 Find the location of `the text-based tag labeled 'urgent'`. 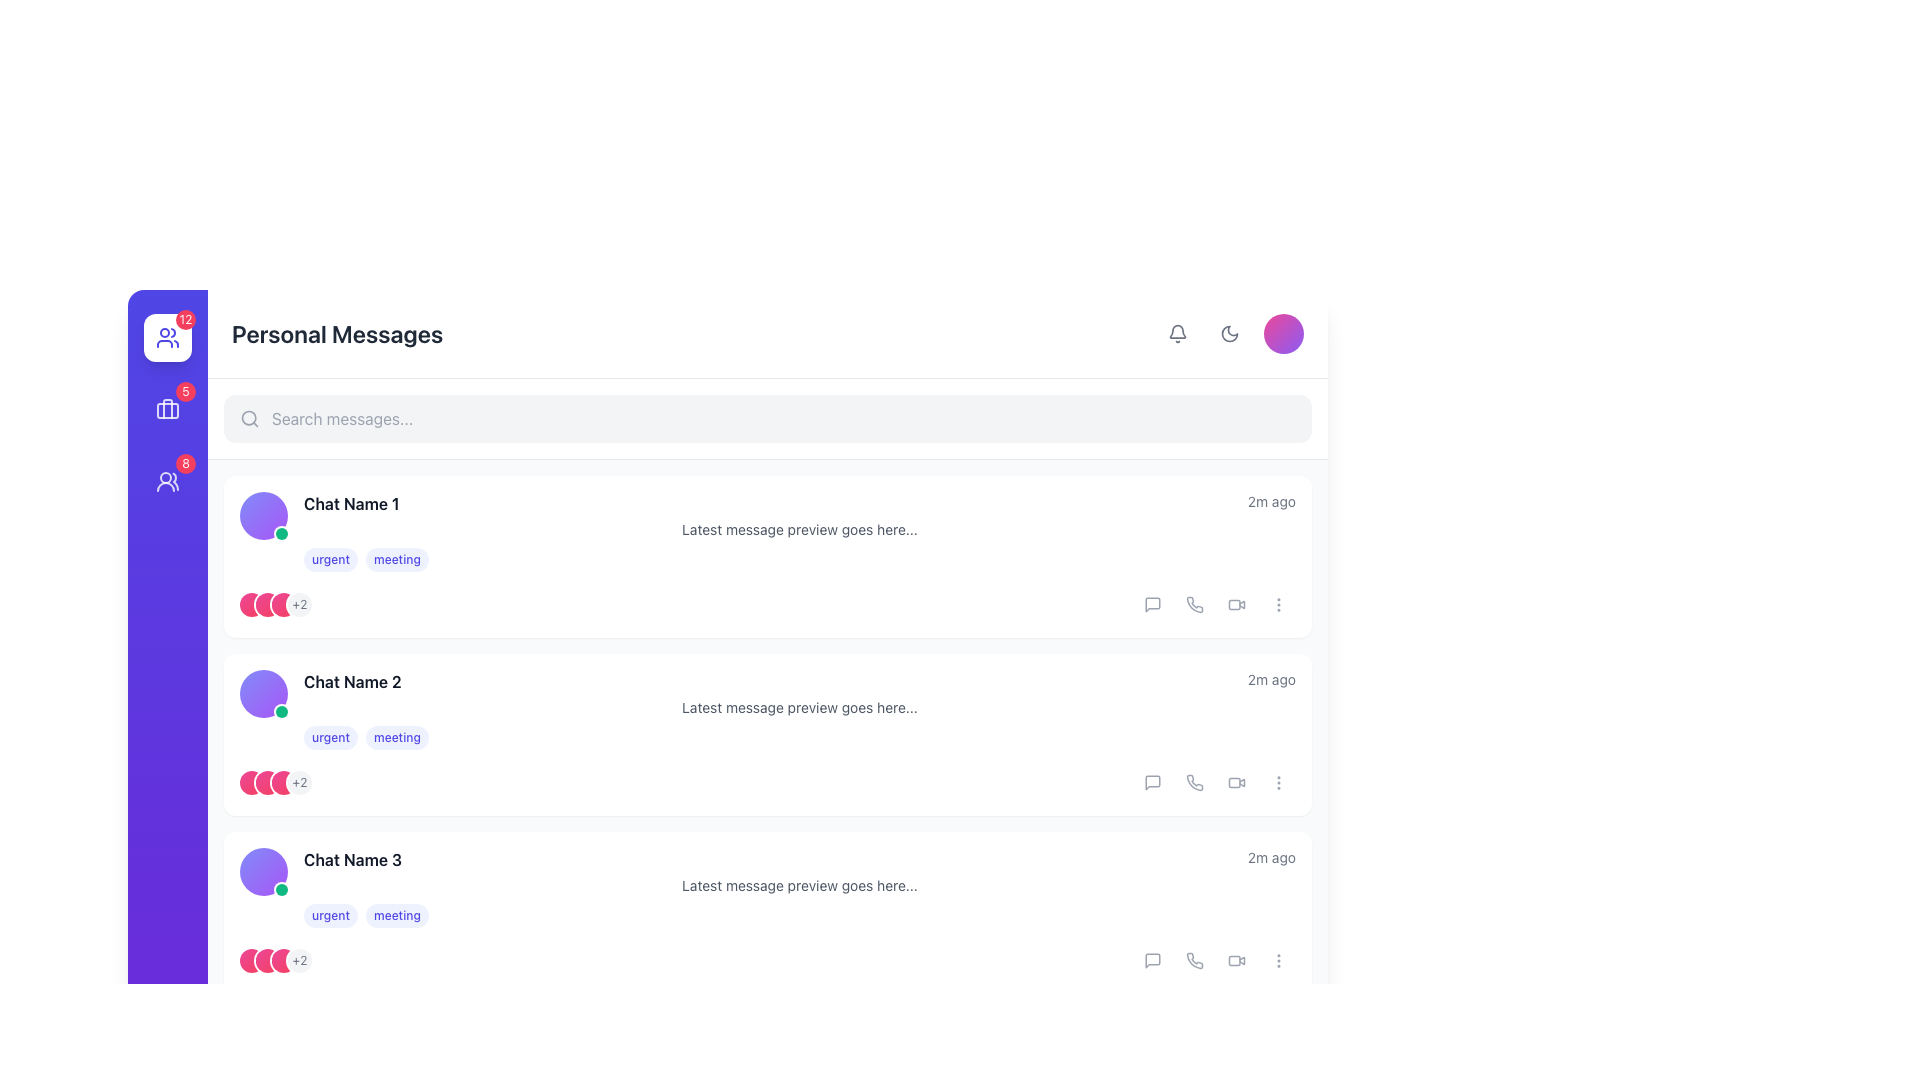

the text-based tag labeled 'urgent' is located at coordinates (331, 559).